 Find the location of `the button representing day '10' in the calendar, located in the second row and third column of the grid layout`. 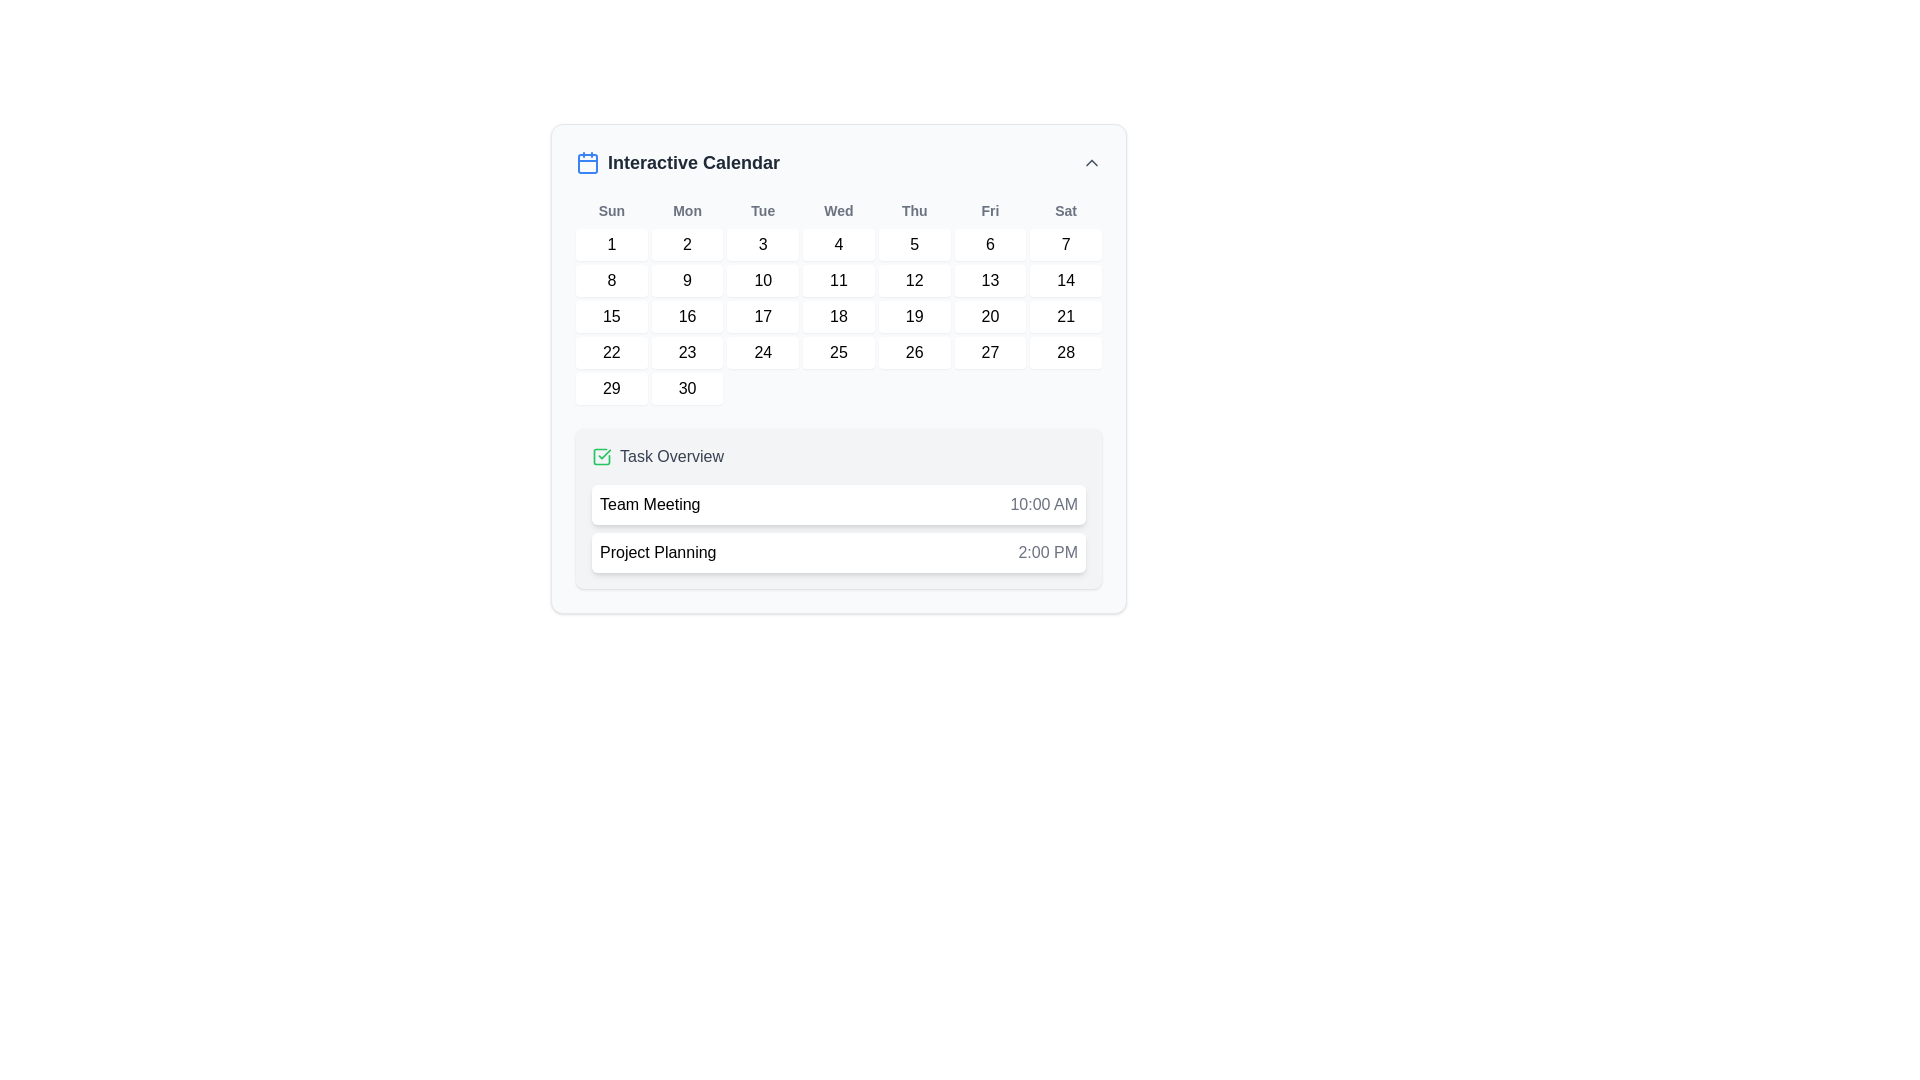

the button representing day '10' in the calendar, located in the second row and third column of the grid layout is located at coordinates (762, 281).